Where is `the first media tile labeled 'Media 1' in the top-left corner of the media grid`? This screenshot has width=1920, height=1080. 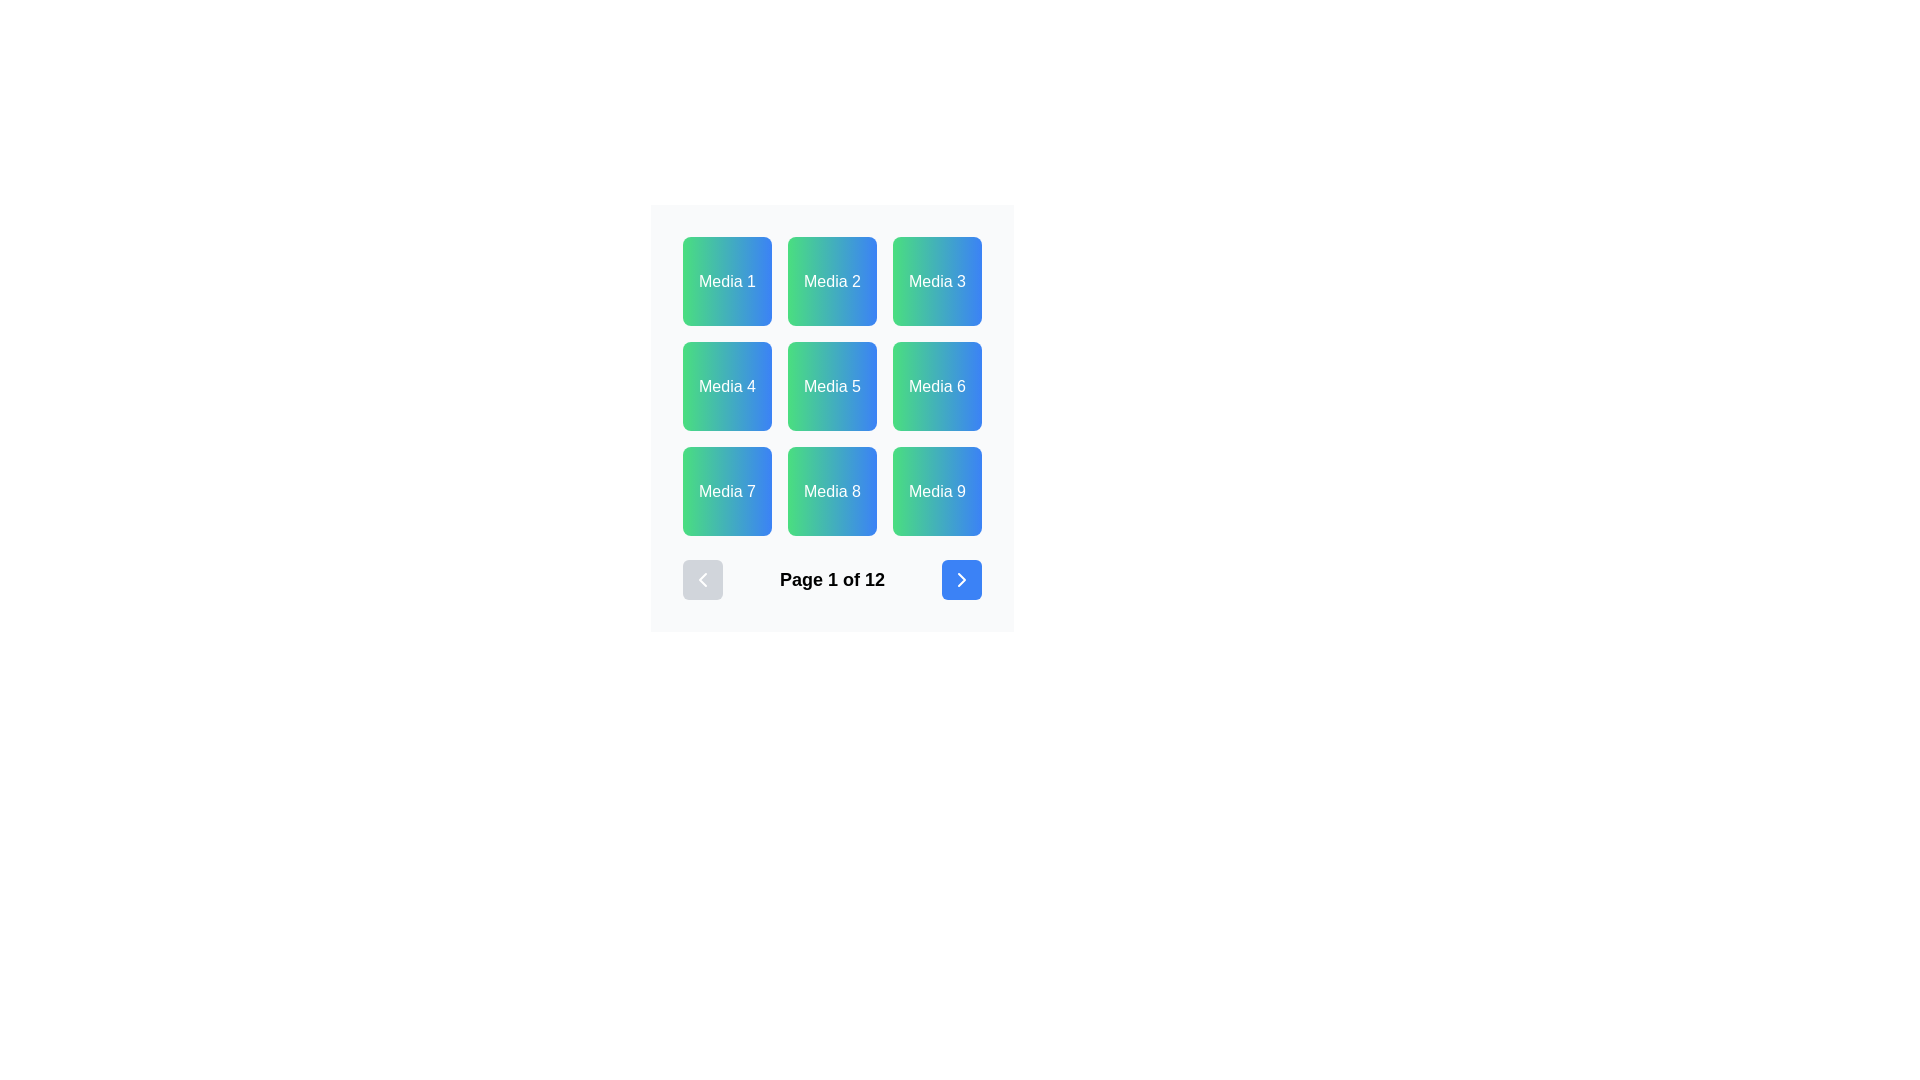
the first media tile labeled 'Media 1' in the top-left corner of the media grid is located at coordinates (726, 281).